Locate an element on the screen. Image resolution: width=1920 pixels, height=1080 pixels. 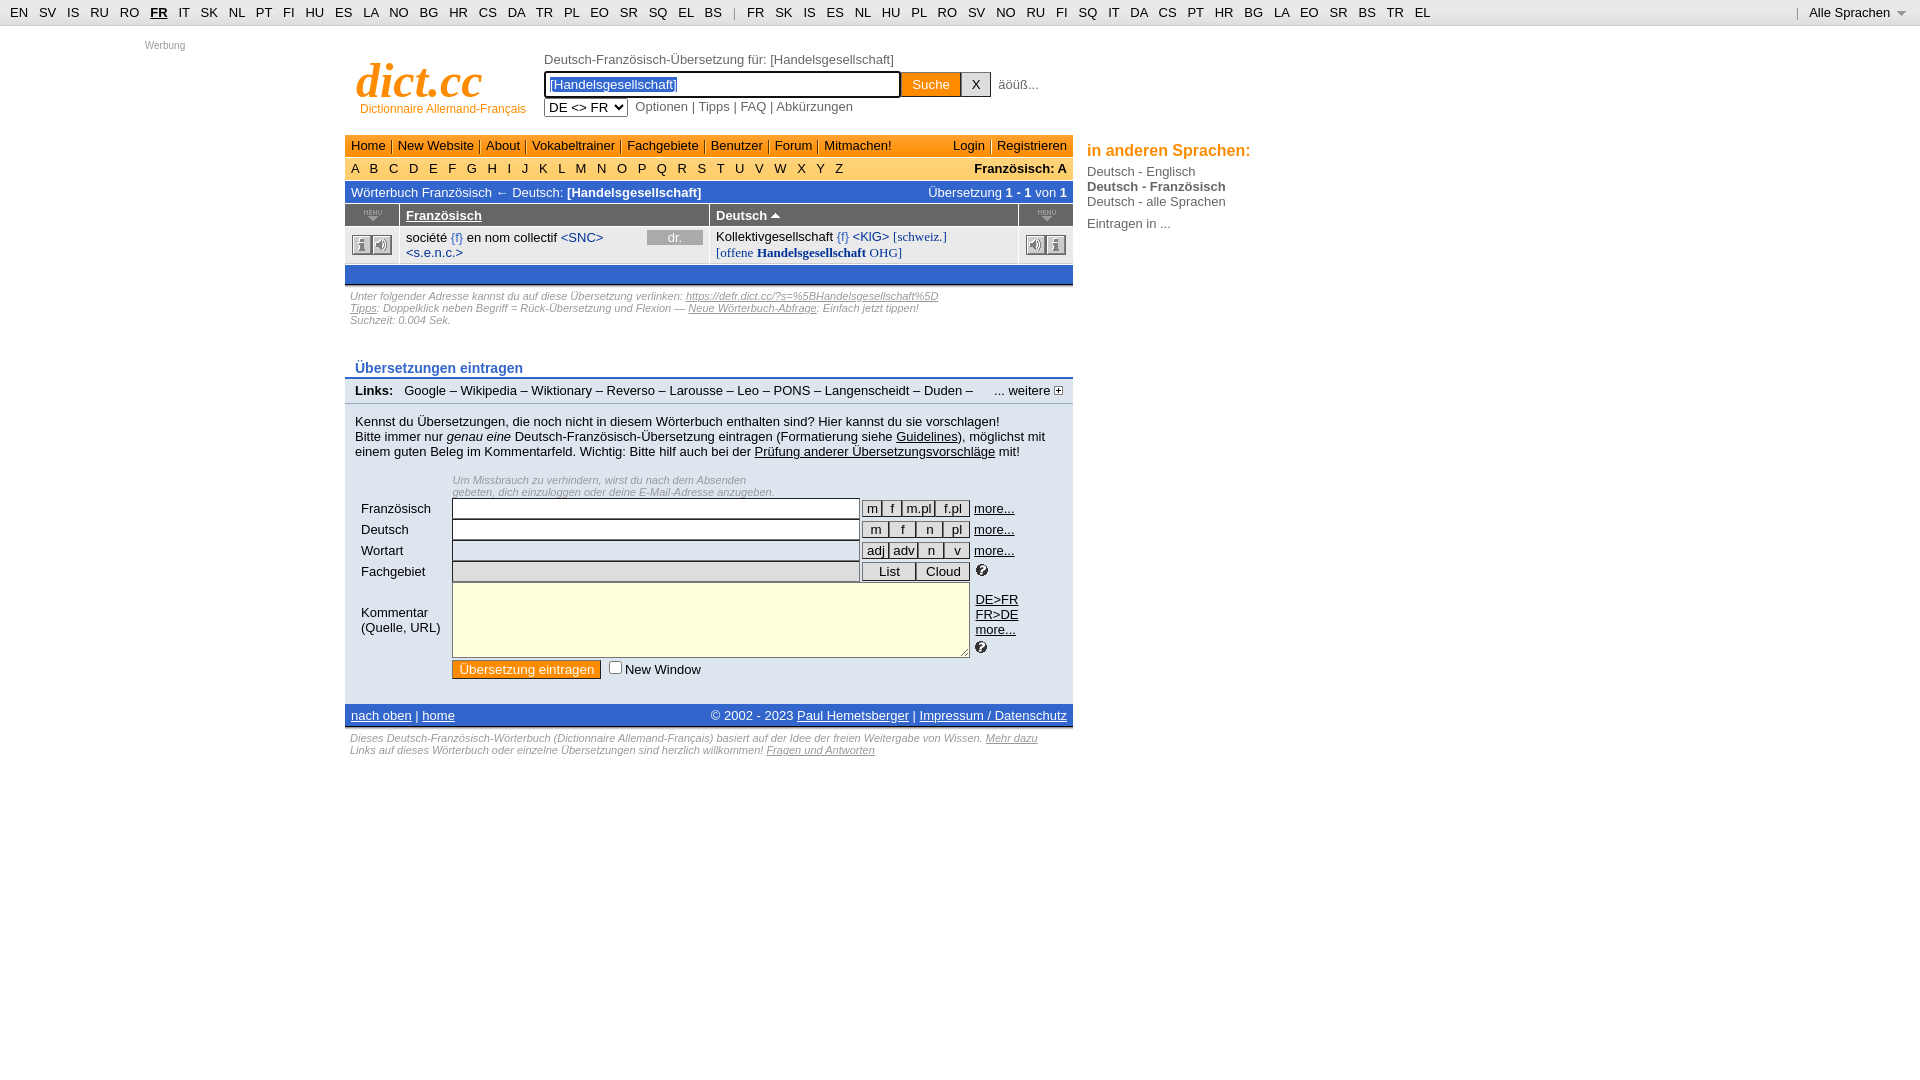
'P' is located at coordinates (642, 167).